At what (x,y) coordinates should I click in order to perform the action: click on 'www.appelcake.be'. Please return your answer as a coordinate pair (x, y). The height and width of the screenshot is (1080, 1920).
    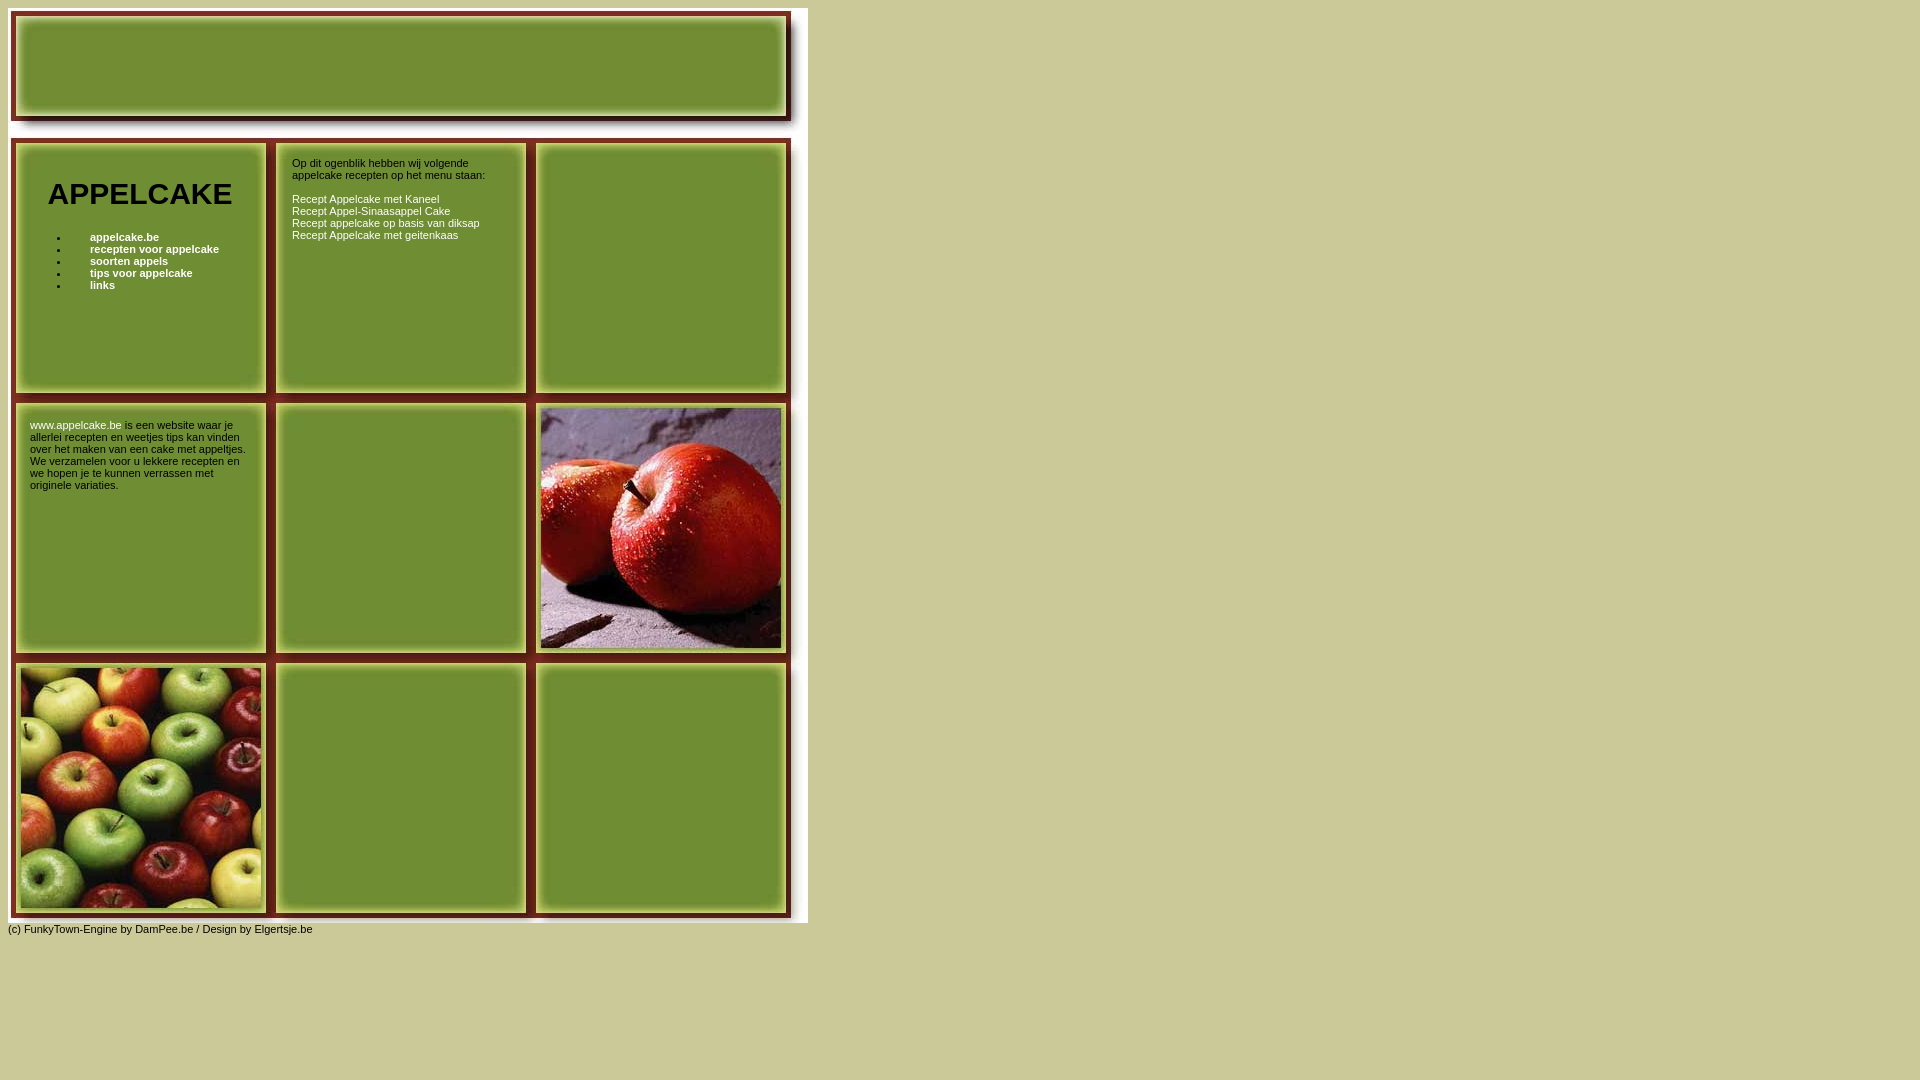
    Looking at the image, I should click on (76, 423).